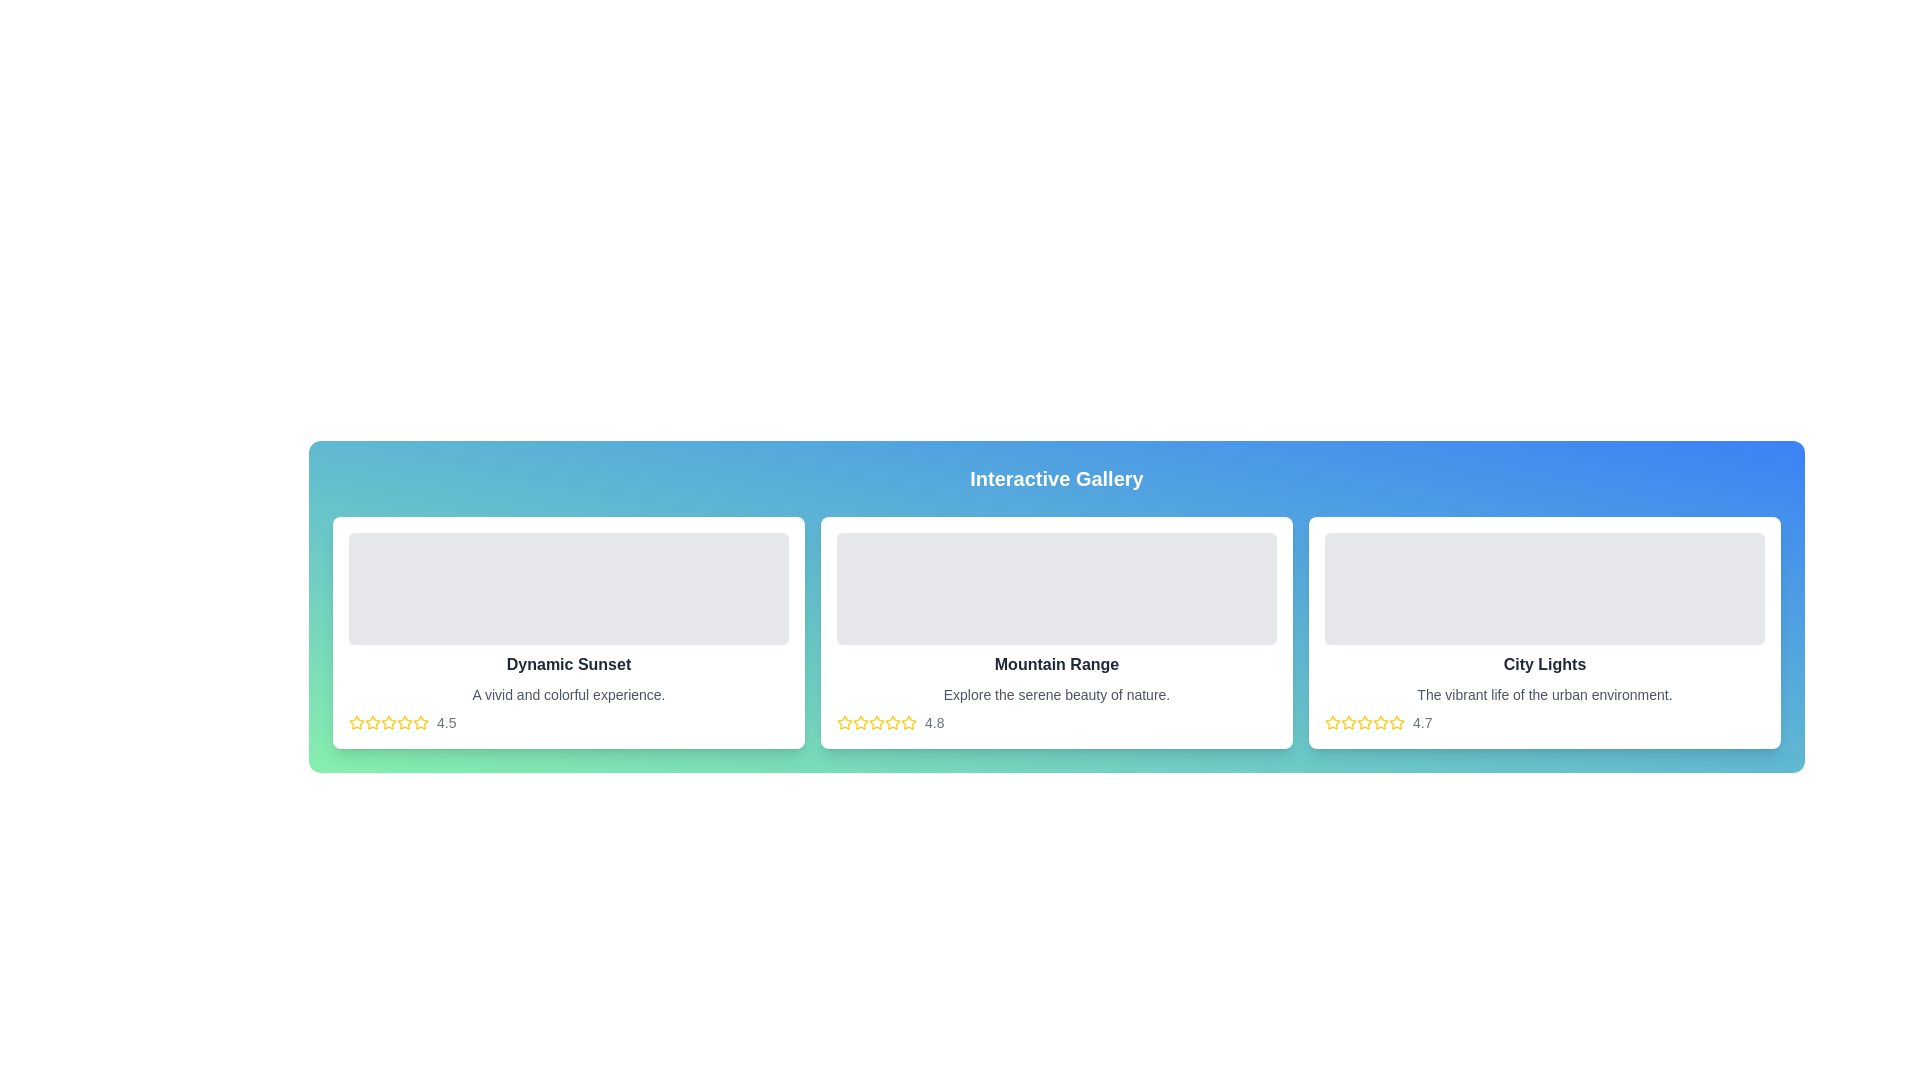 The height and width of the screenshot is (1080, 1920). Describe the element at coordinates (373, 722) in the screenshot. I see `the third graphical star icon representing a part of the rating score for 'Dynamic Sunset'` at that location.